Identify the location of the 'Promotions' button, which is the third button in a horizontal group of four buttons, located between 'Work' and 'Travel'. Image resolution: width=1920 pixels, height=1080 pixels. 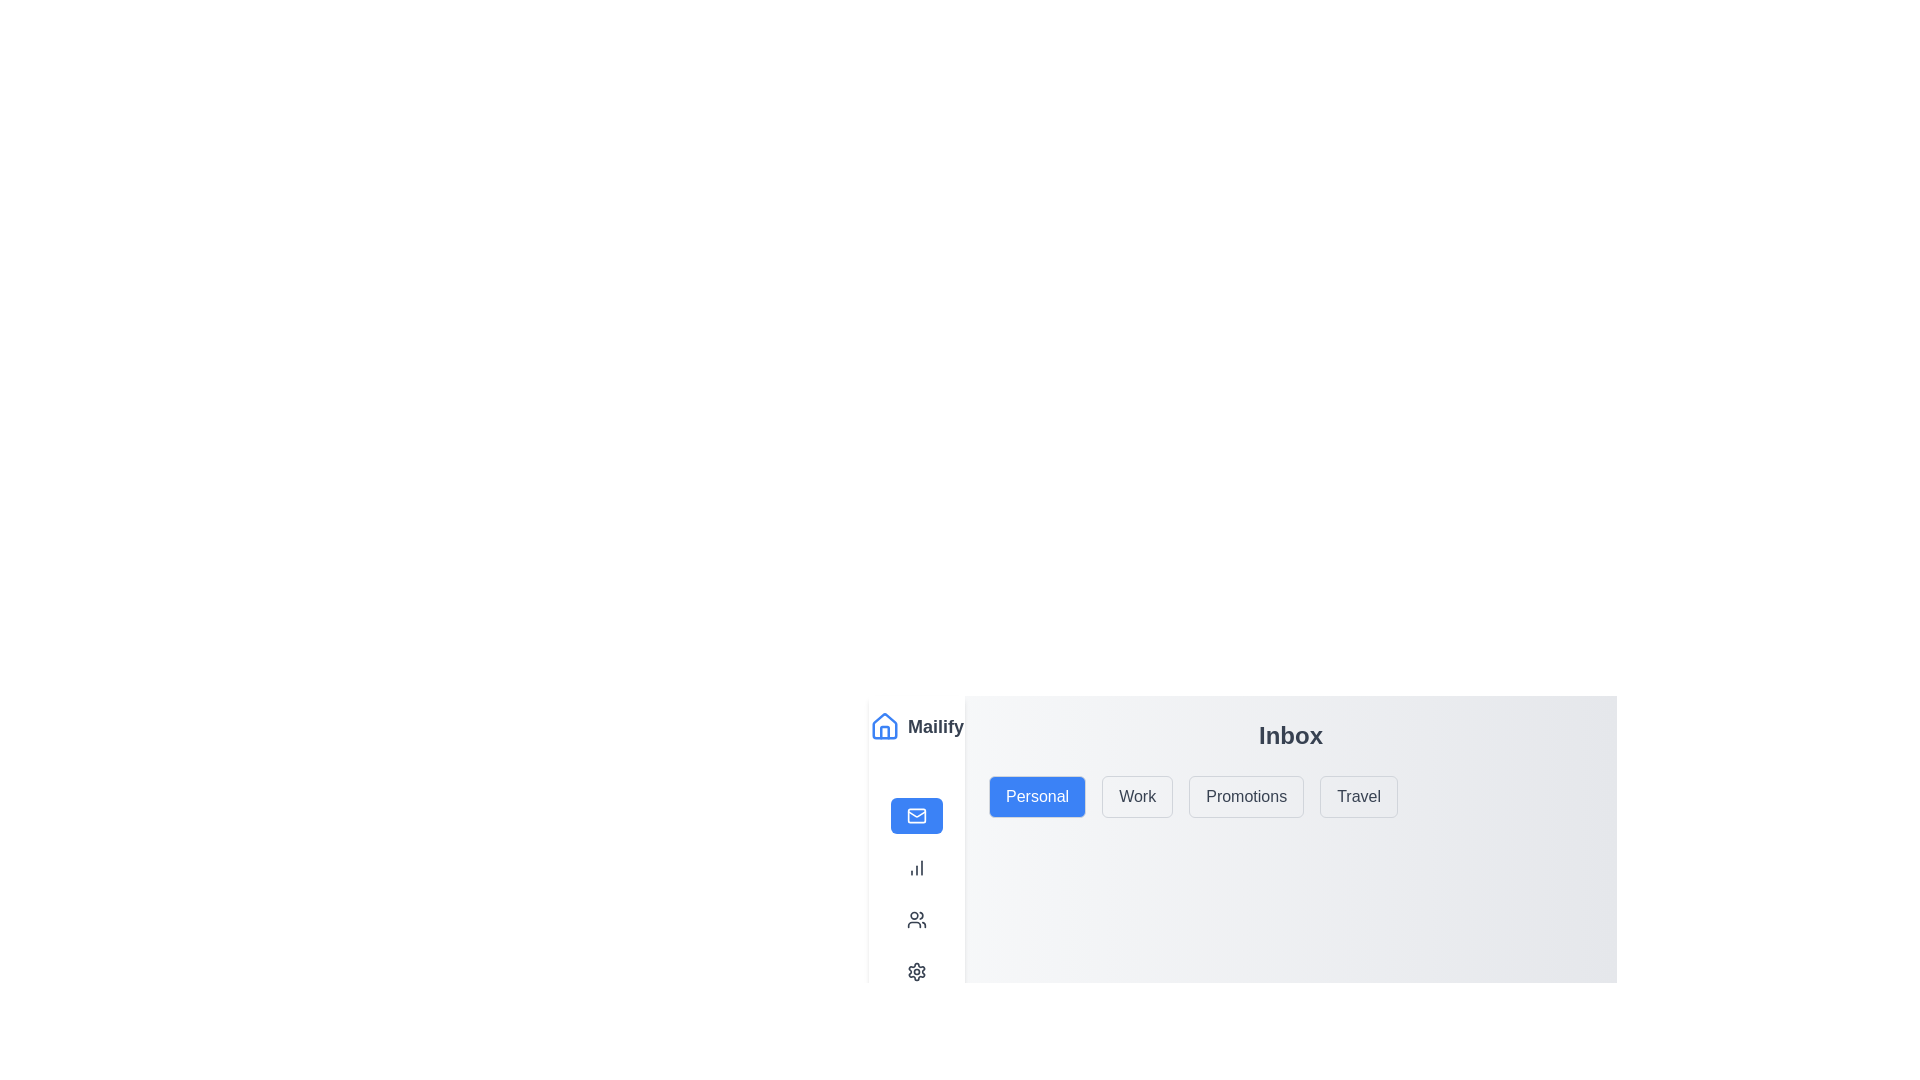
(1245, 796).